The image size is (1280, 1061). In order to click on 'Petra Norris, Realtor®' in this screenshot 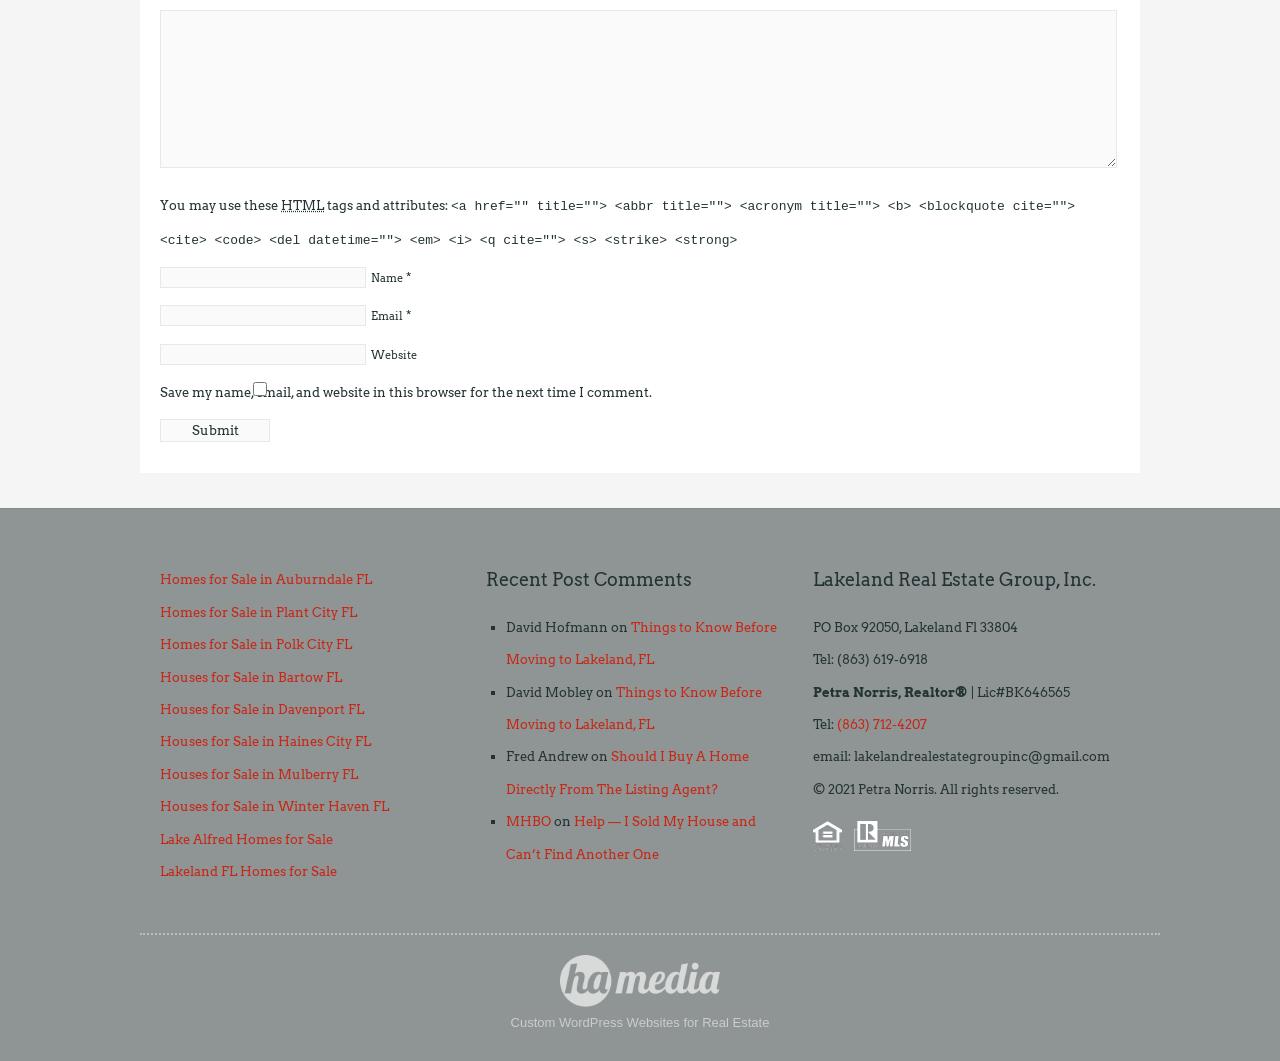, I will do `click(888, 690)`.